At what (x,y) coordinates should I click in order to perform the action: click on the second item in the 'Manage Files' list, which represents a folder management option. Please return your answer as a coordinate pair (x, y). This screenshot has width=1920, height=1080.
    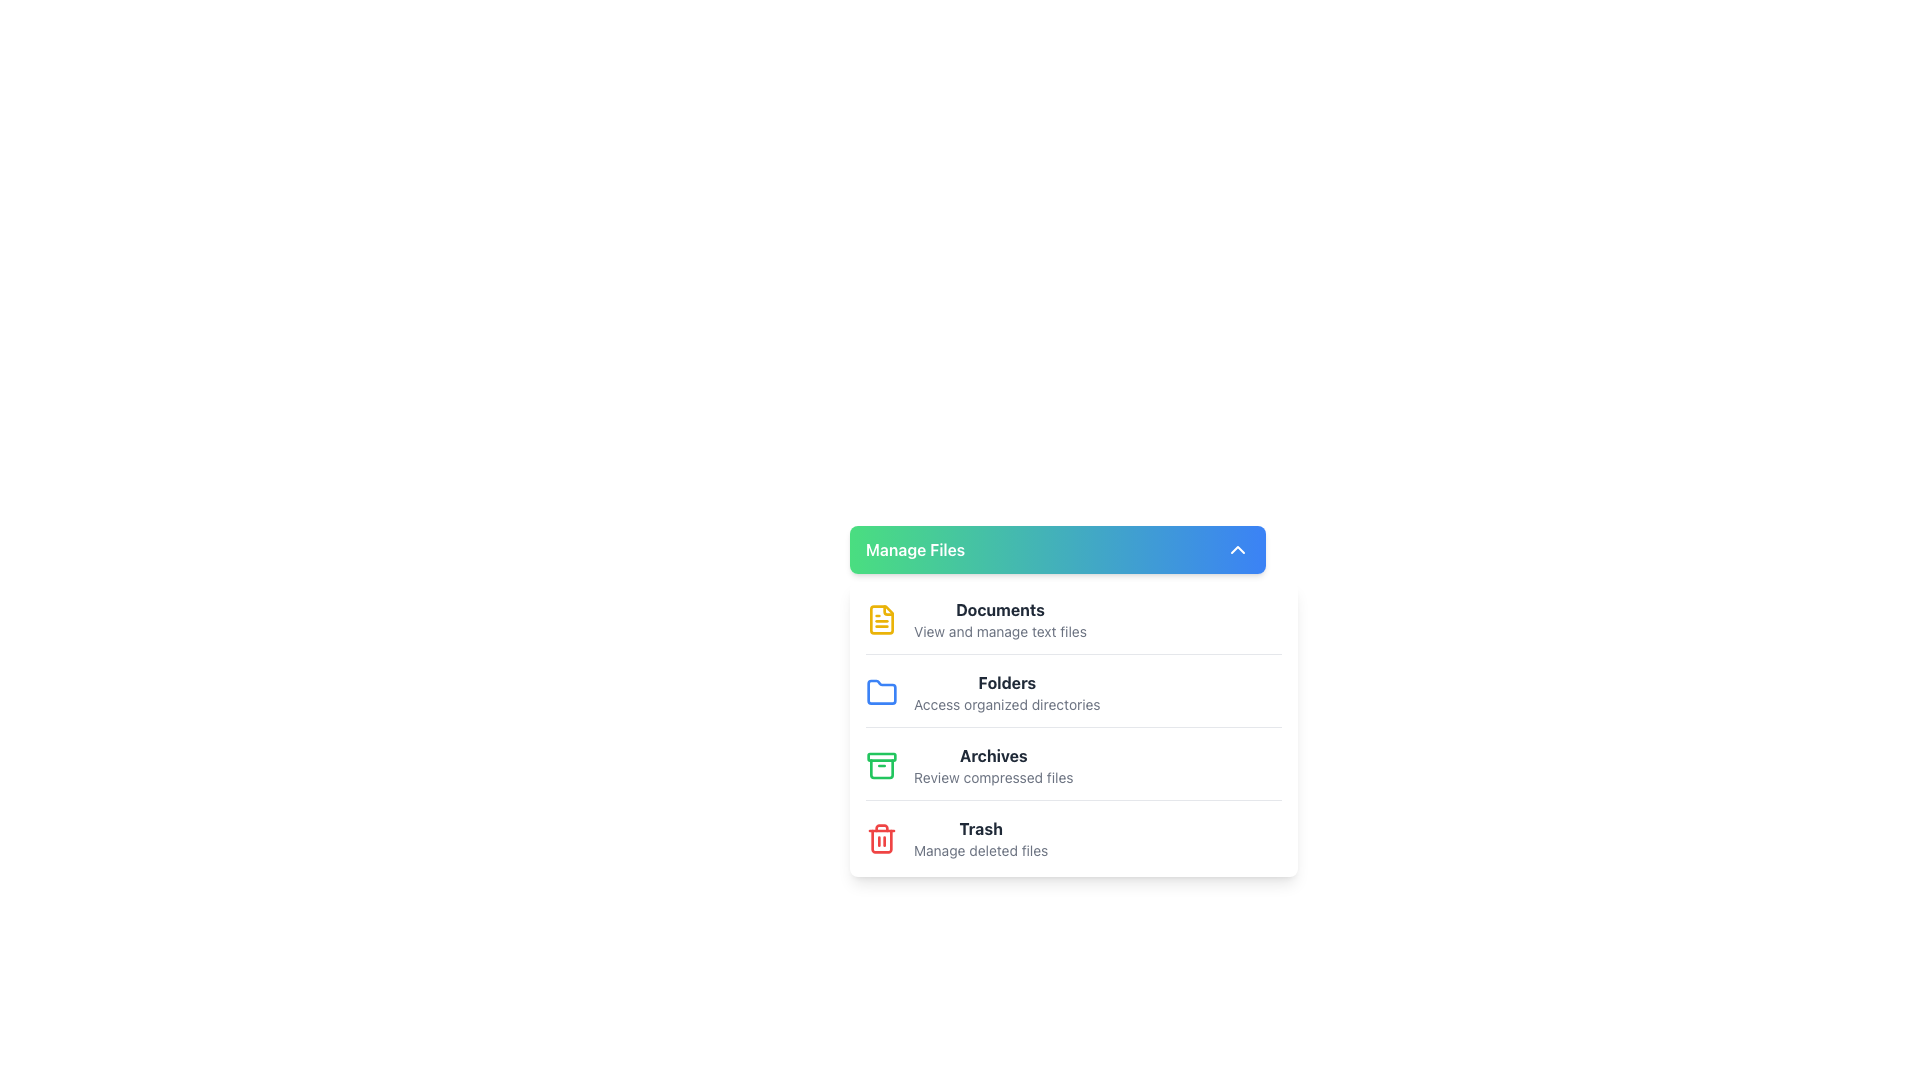
    Looking at the image, I should click on (1073, 698).